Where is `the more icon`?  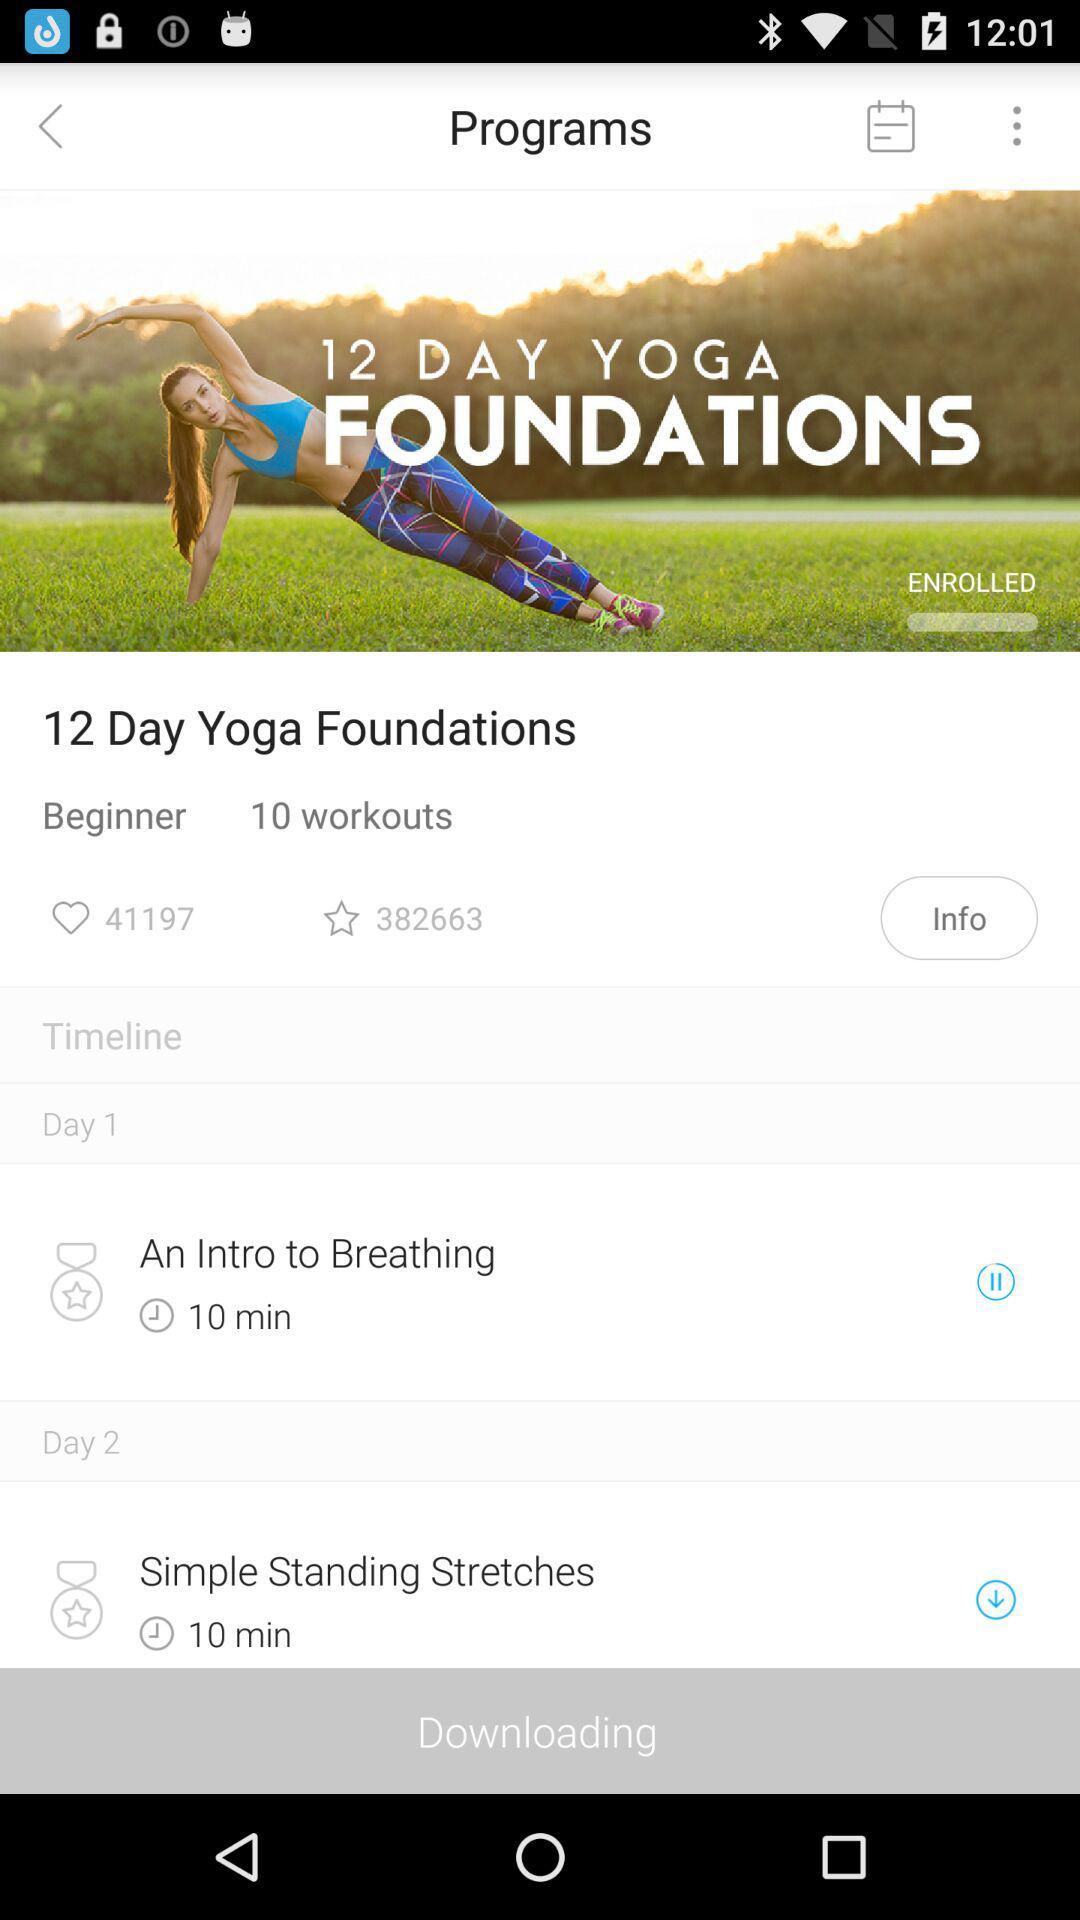
the more icon is located at coordinates (1017, 133).